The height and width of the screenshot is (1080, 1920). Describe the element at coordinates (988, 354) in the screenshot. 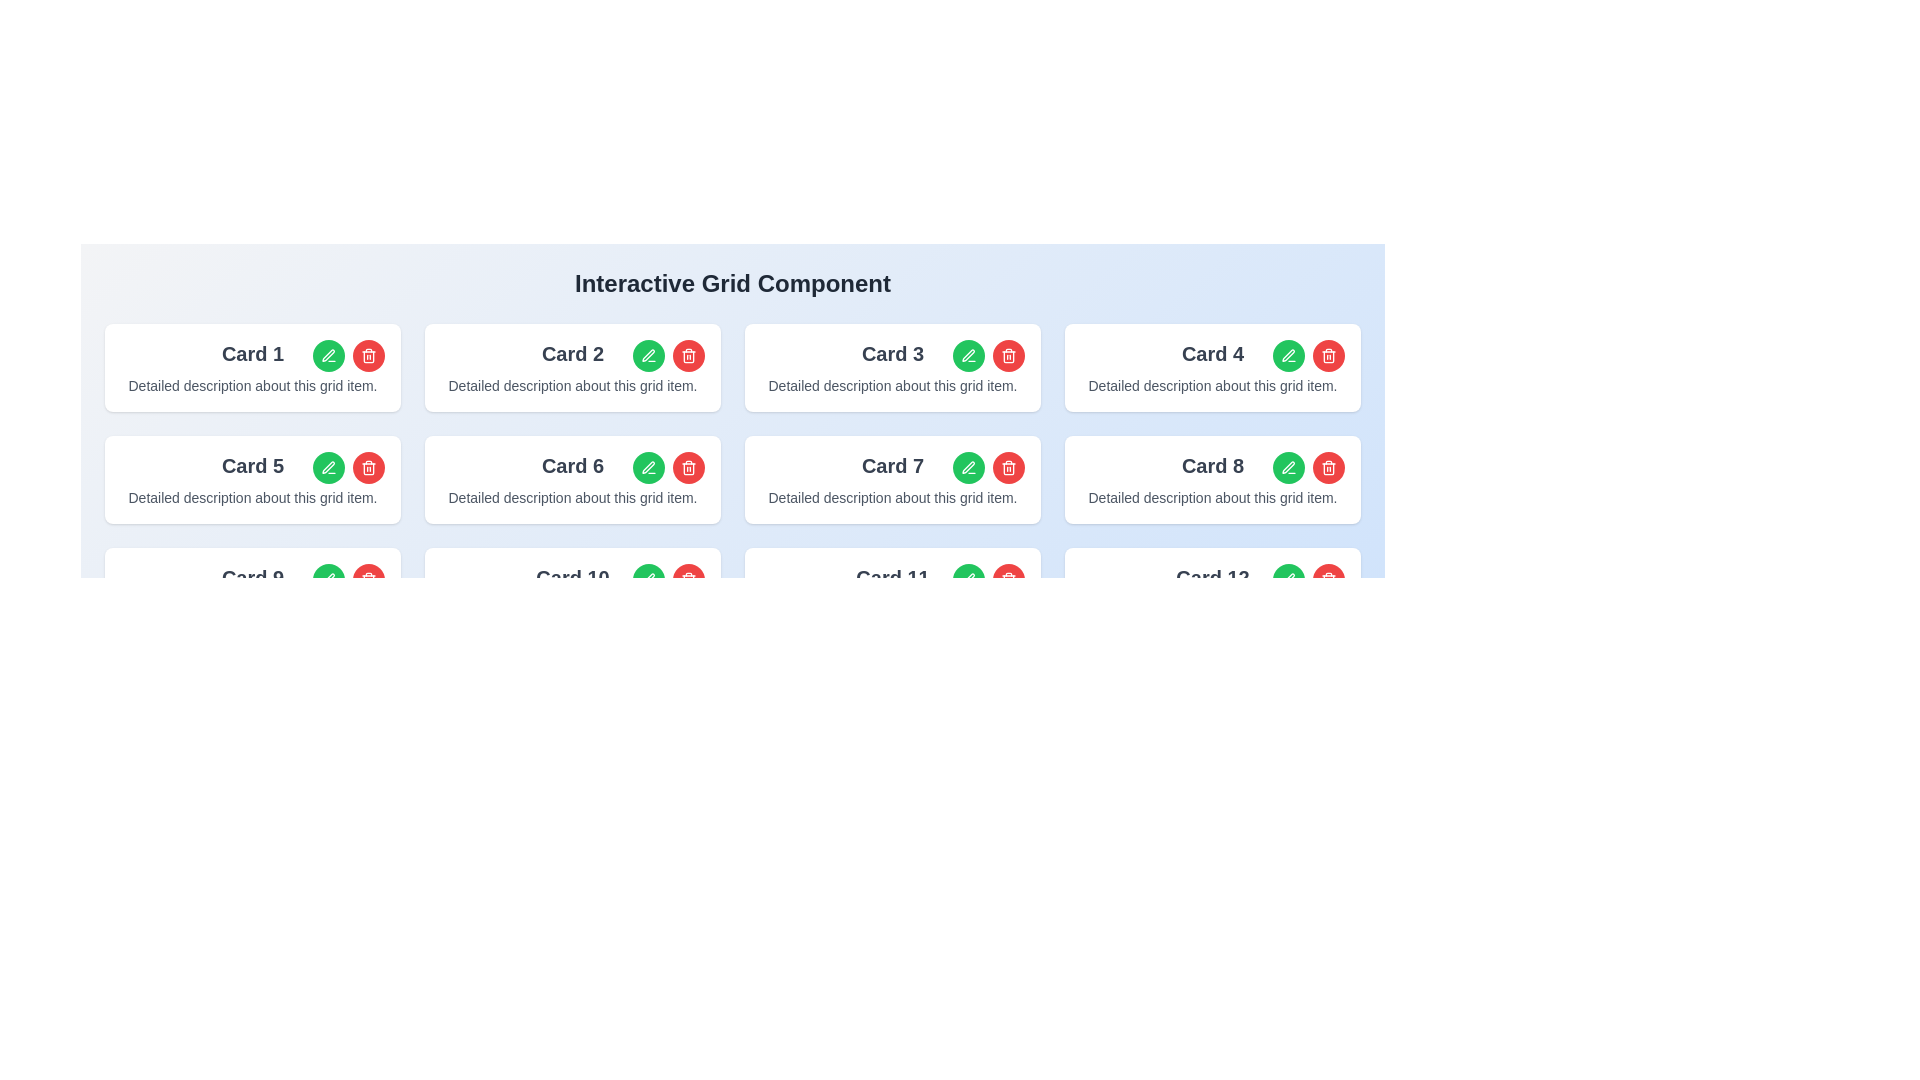

I see `the edit button (pen icon) located in the top-right corner of the card labeled 'Card 3'` at that location.